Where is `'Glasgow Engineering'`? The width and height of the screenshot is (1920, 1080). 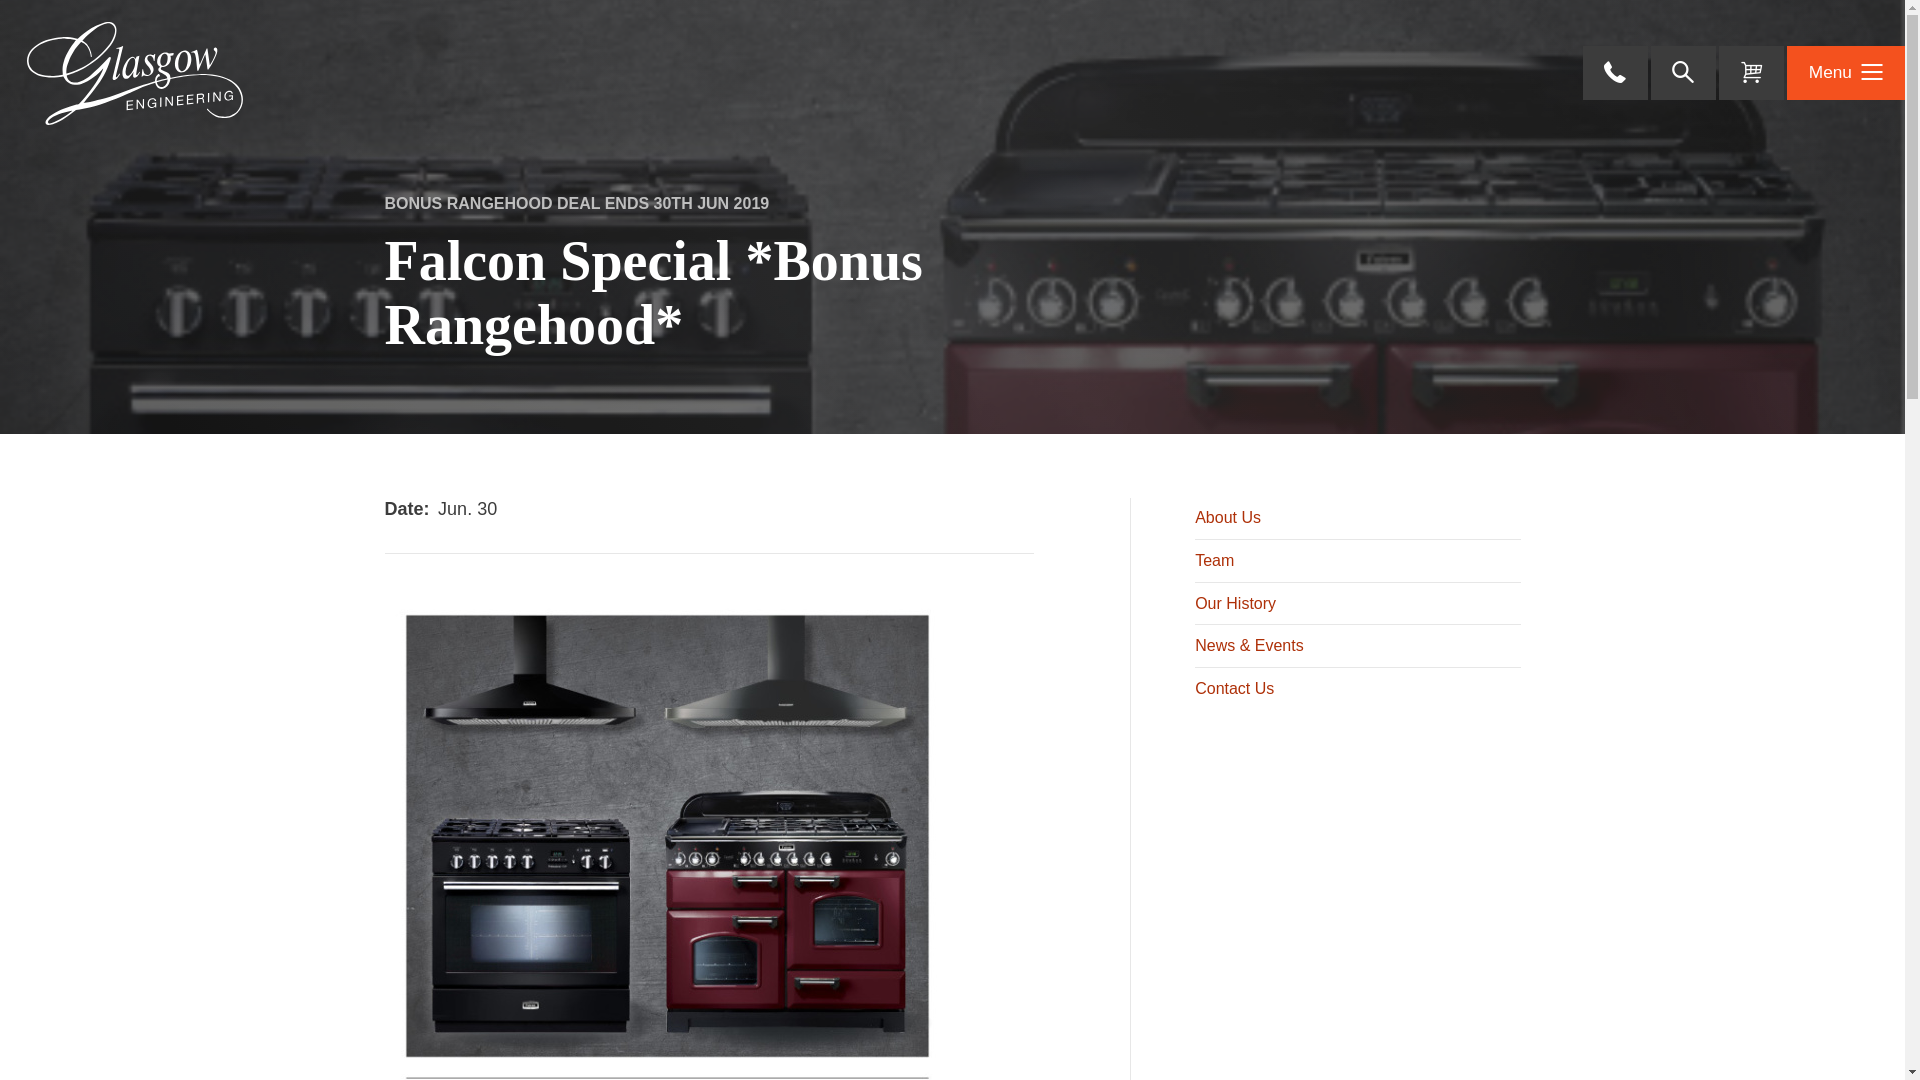 'Glasgow Engineering' is located at coordinates (133, 71).